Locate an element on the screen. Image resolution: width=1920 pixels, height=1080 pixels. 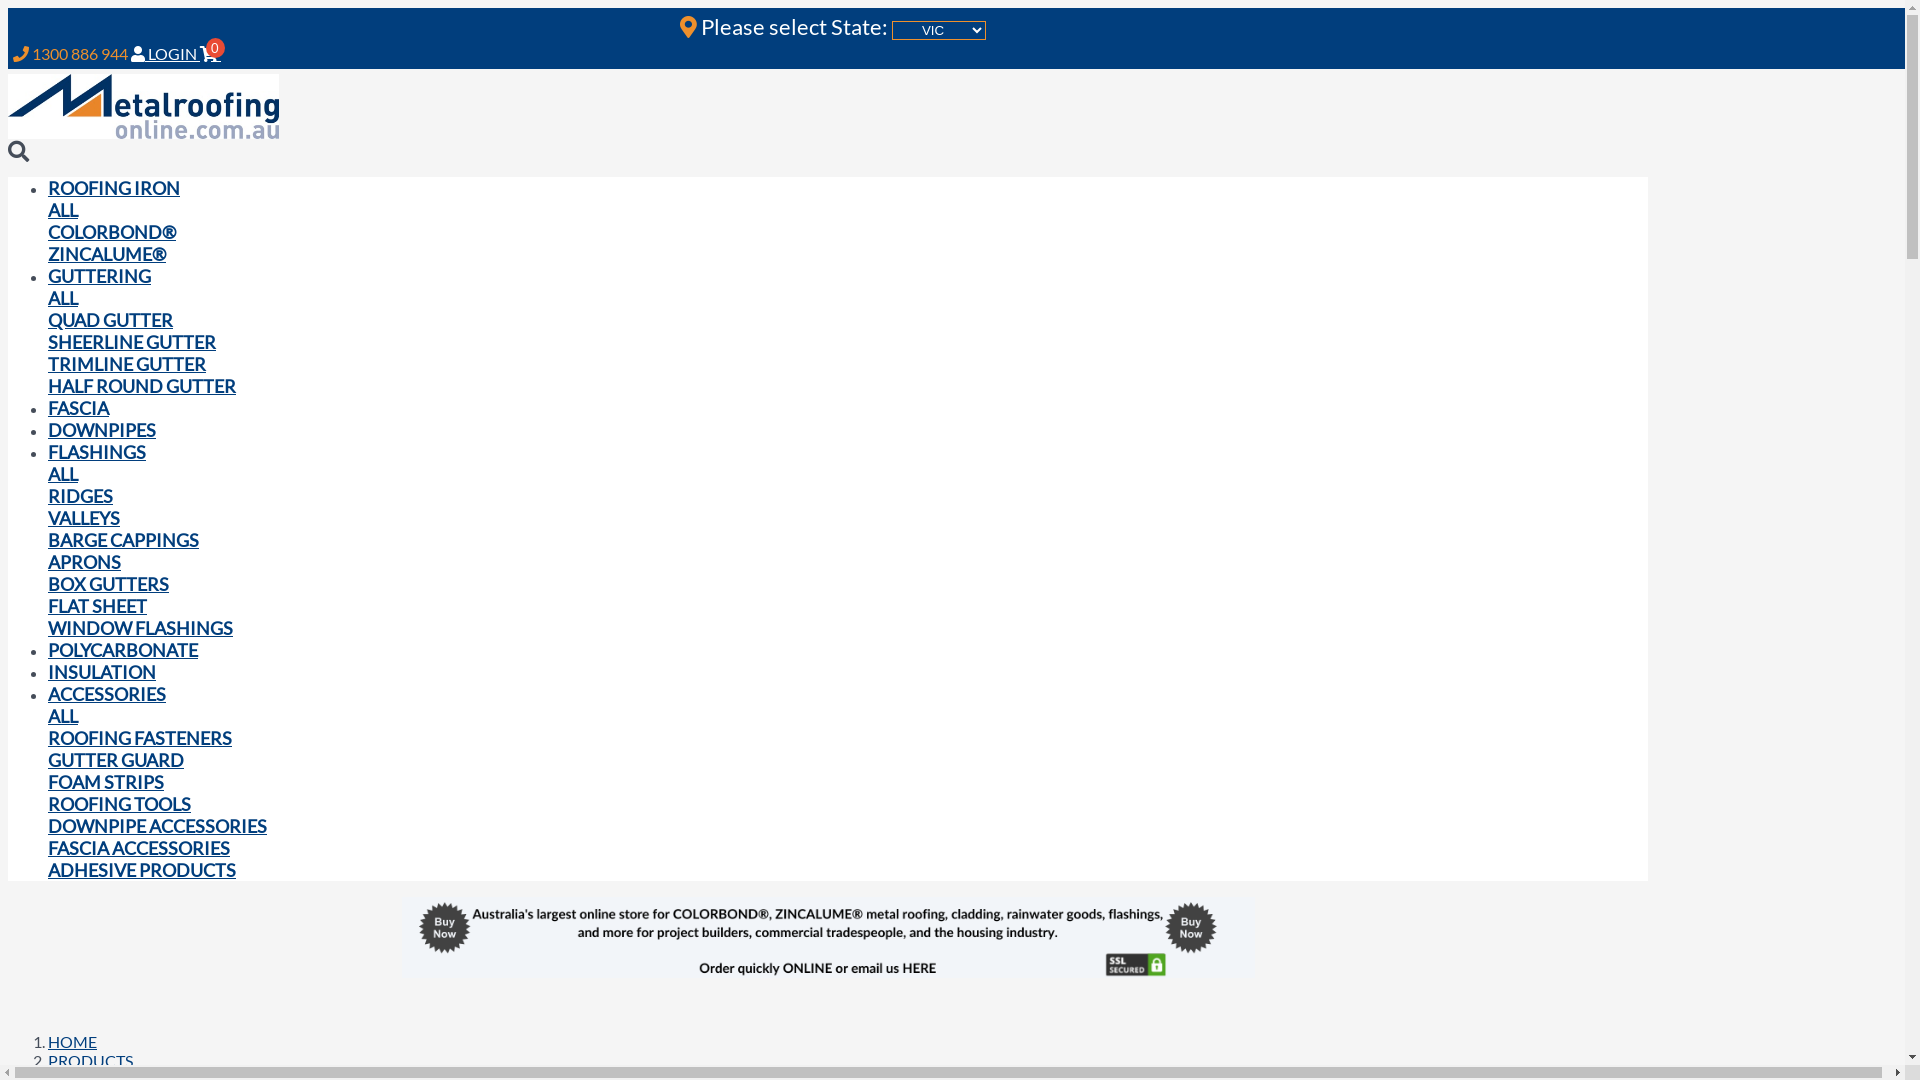
'FLAT SHEET' is located at coordinates (96, 604).